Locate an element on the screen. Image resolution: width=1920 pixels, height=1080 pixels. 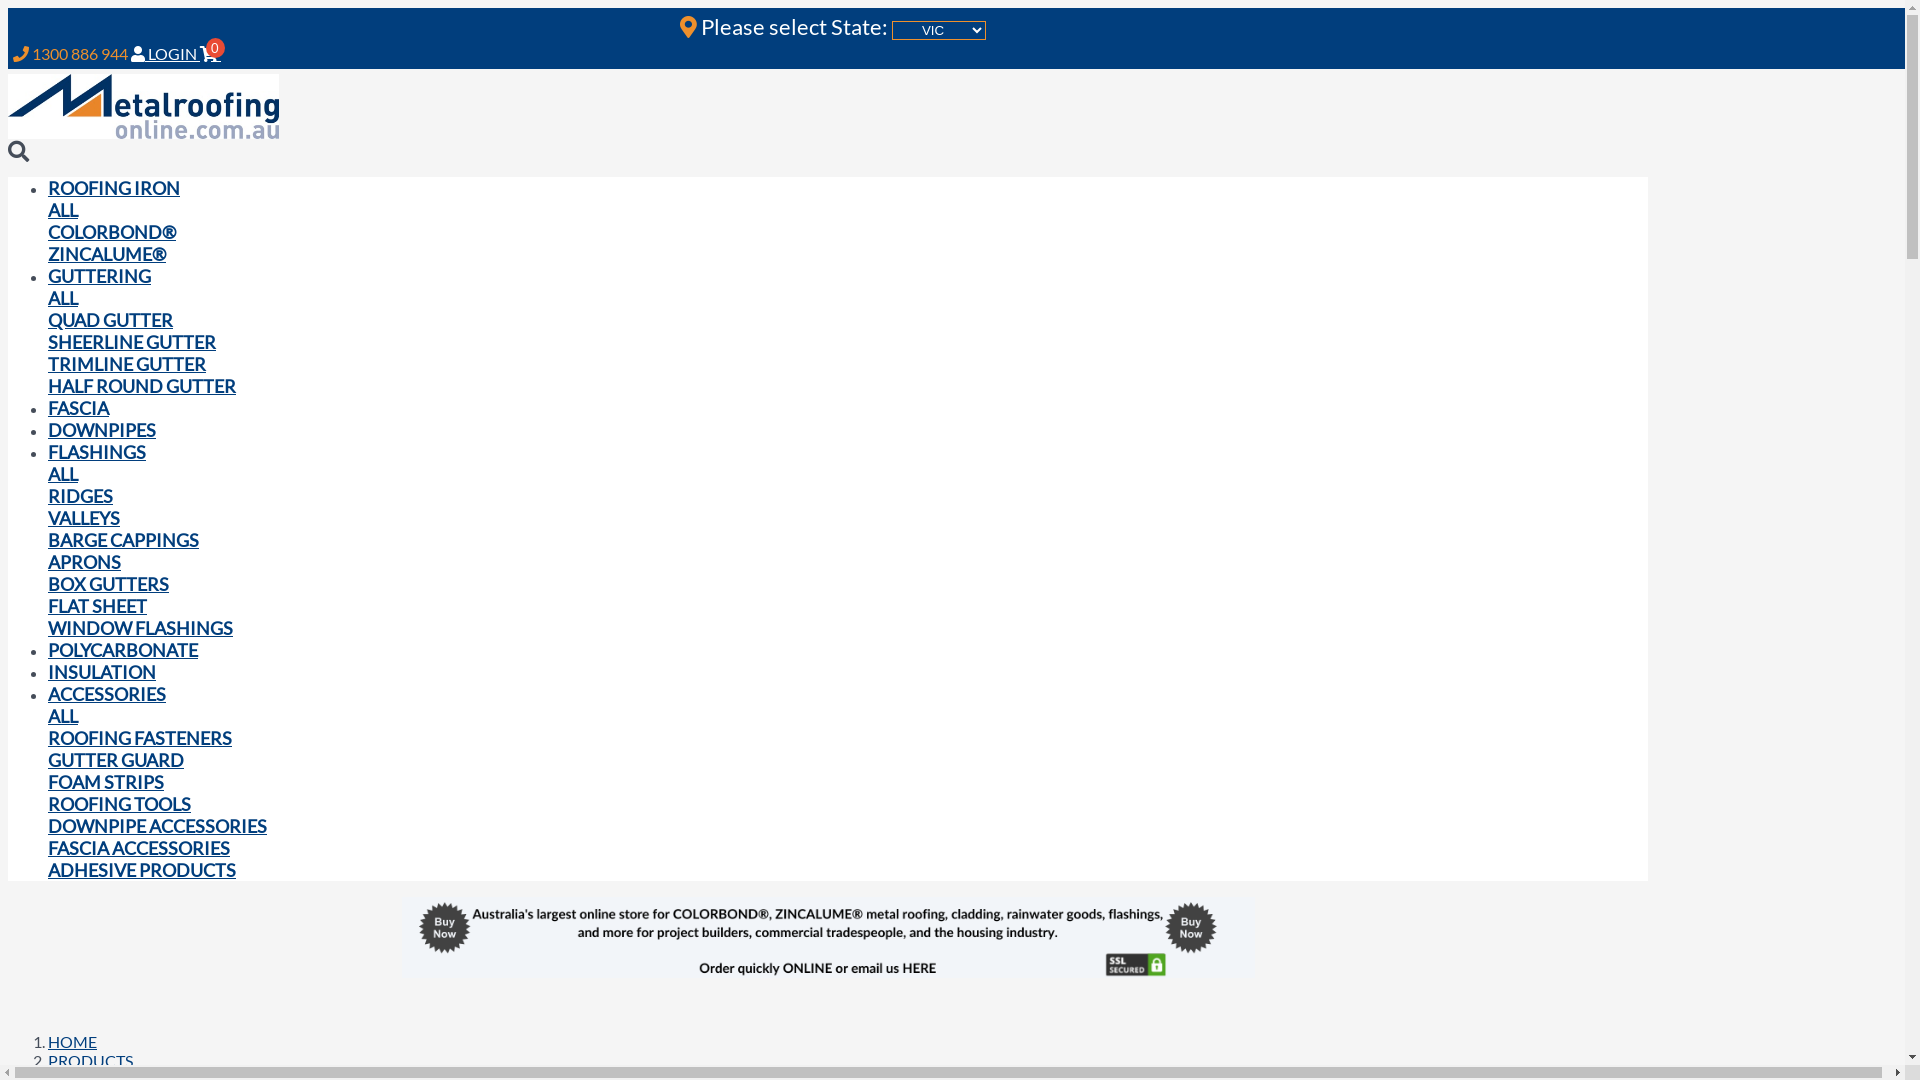
'FLAT SHEET' is located at coordinates (96, 604).